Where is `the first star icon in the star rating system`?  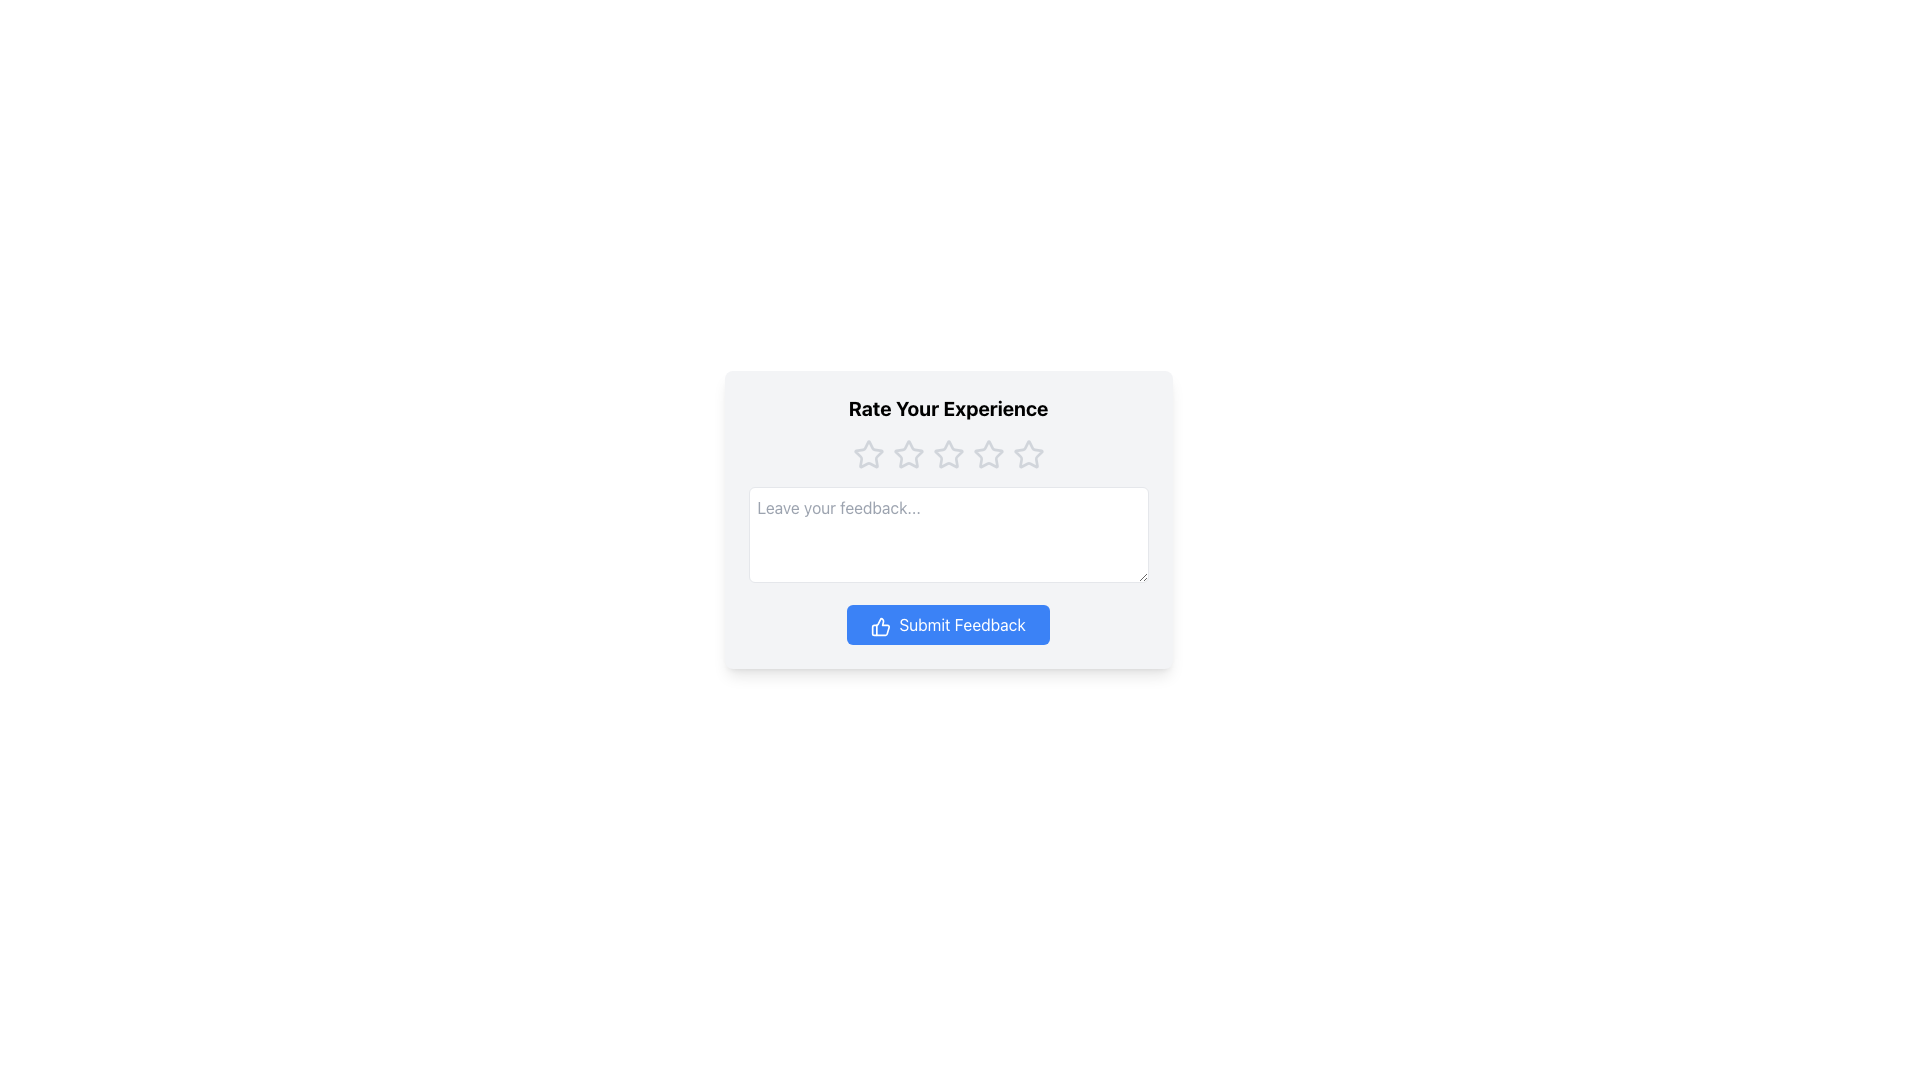
the first star icon in the star rating system is located at coordinates (868, 454).